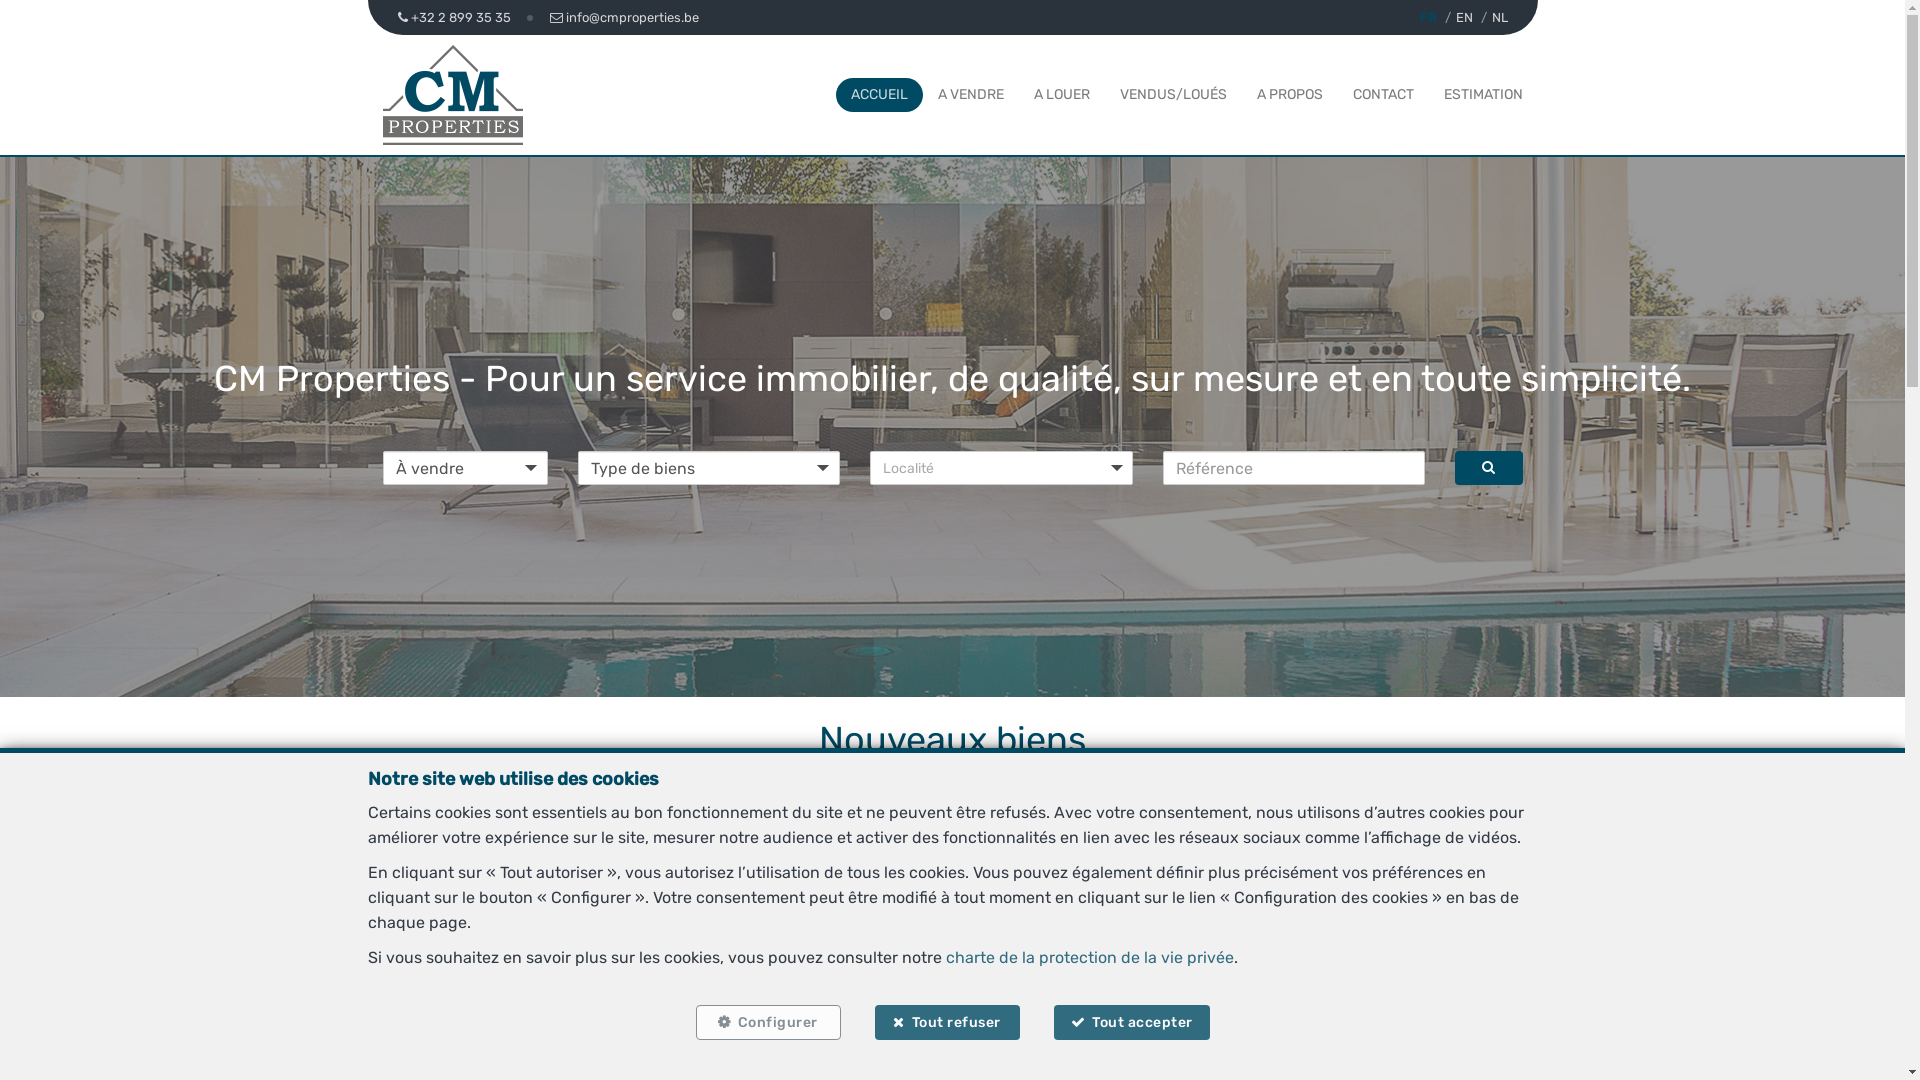 Image resolution: width=1920 pixels, height=1080 pixels. Describe the element at coordinates (970, 94) in the screenshot. I see `'A VENDRE'` at that location.